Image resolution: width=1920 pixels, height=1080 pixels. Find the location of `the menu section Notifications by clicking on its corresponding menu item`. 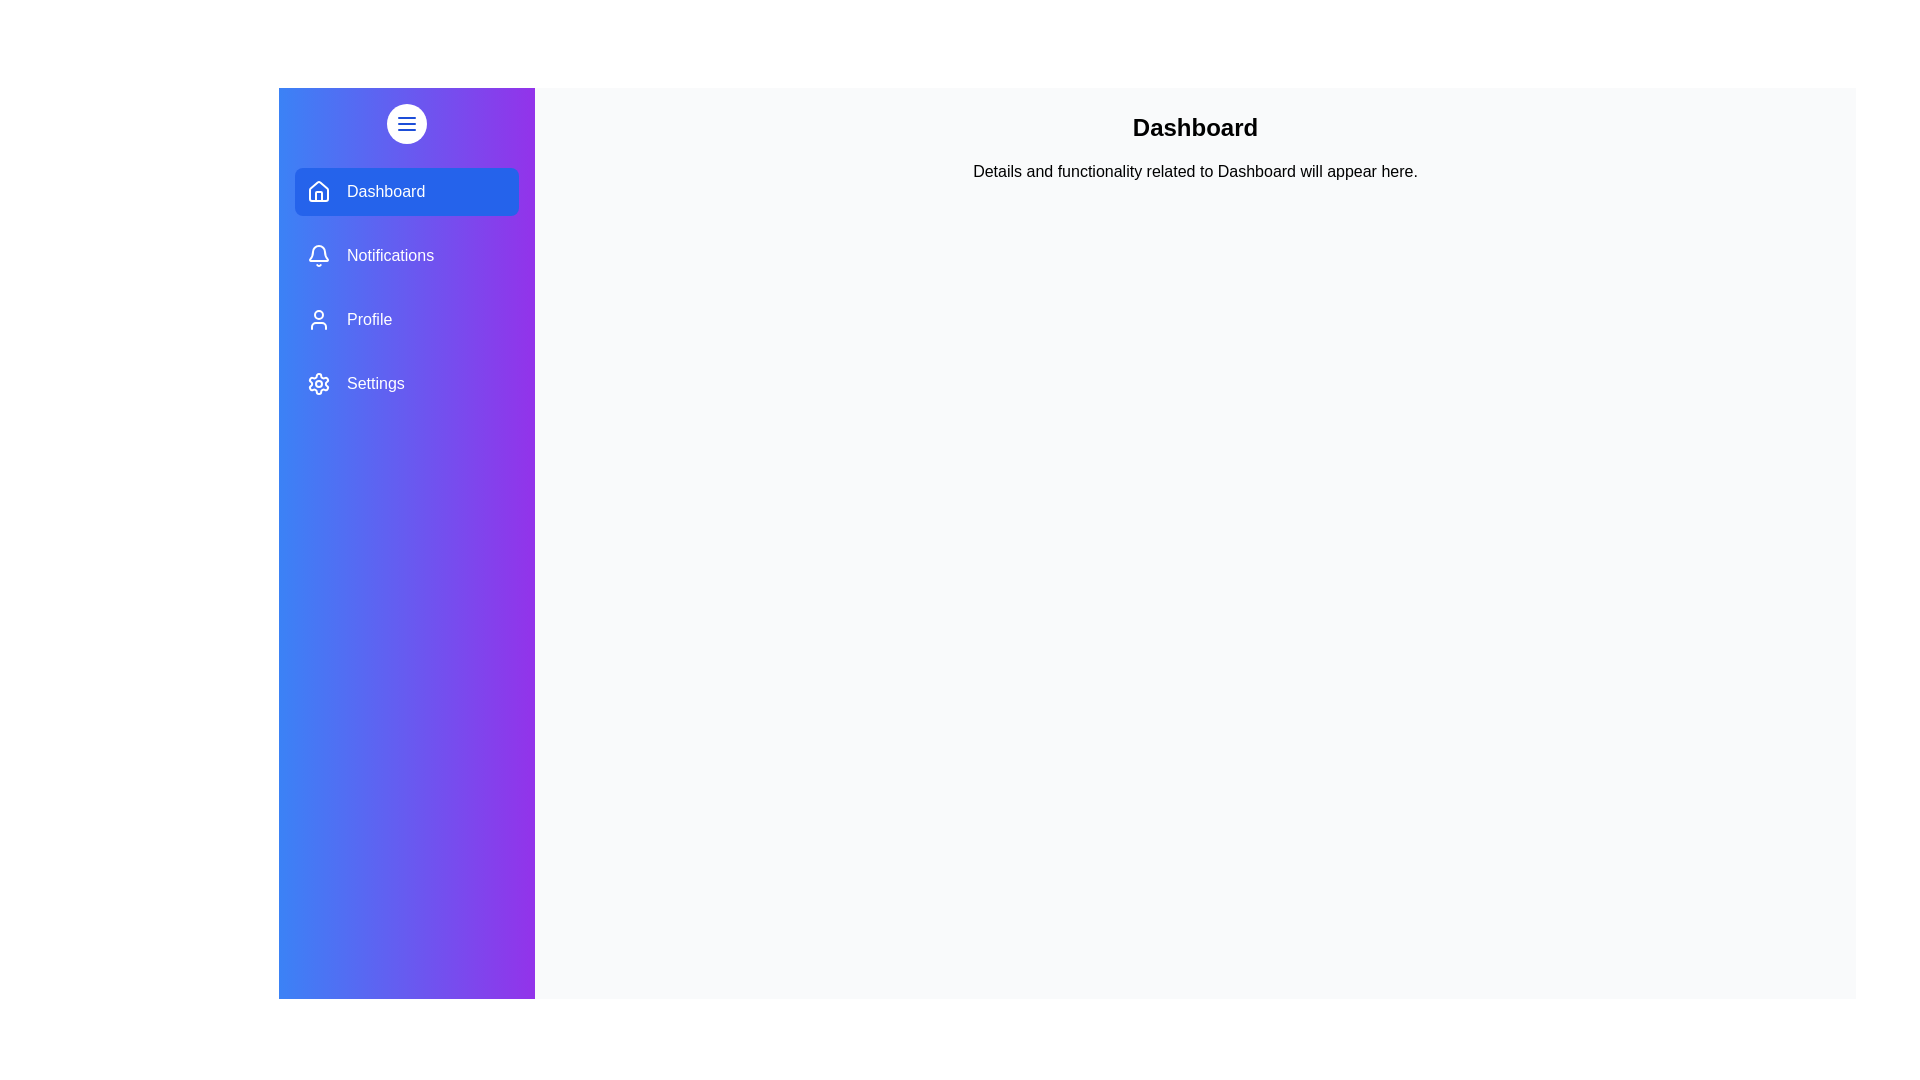

the menu section Notifications by clicking on its corresponding menu item is located at coordinates (406, 254).